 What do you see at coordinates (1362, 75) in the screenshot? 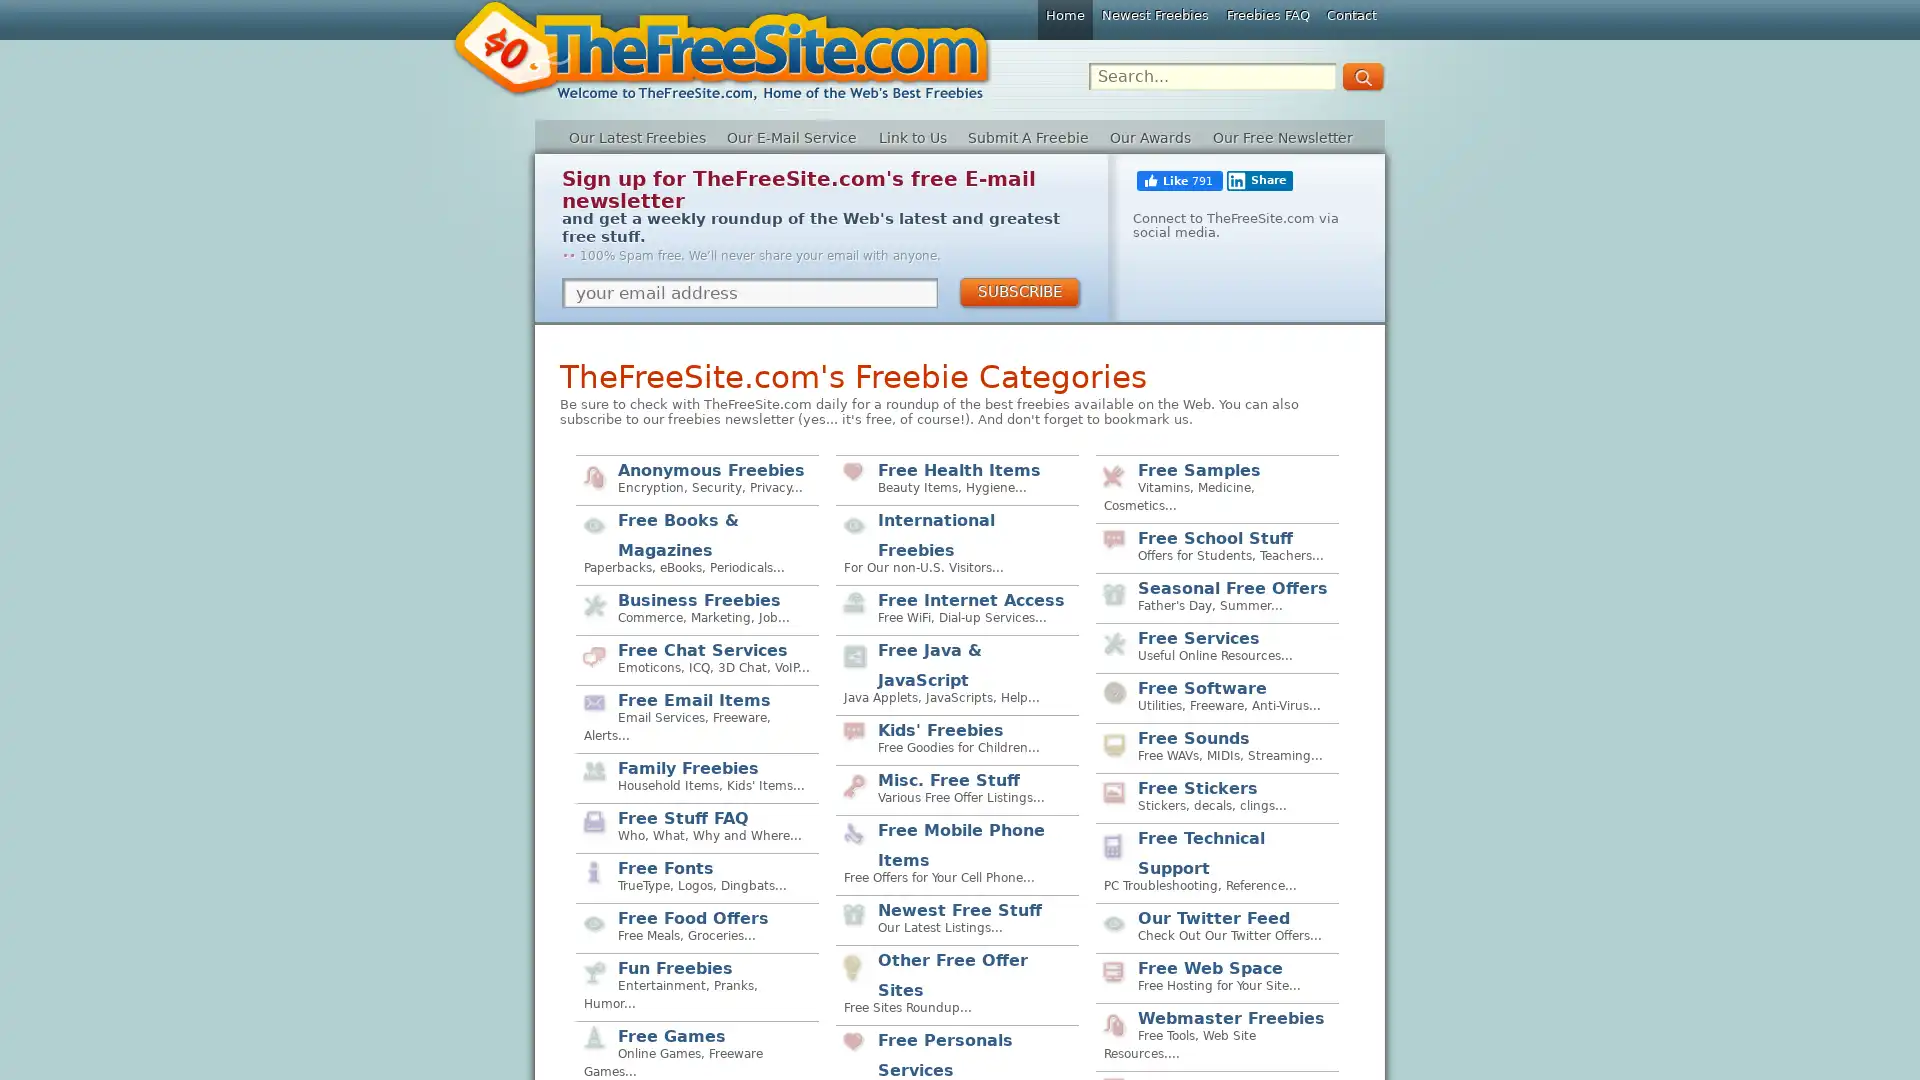
I see `GO` at bounding box center [1362, 75].